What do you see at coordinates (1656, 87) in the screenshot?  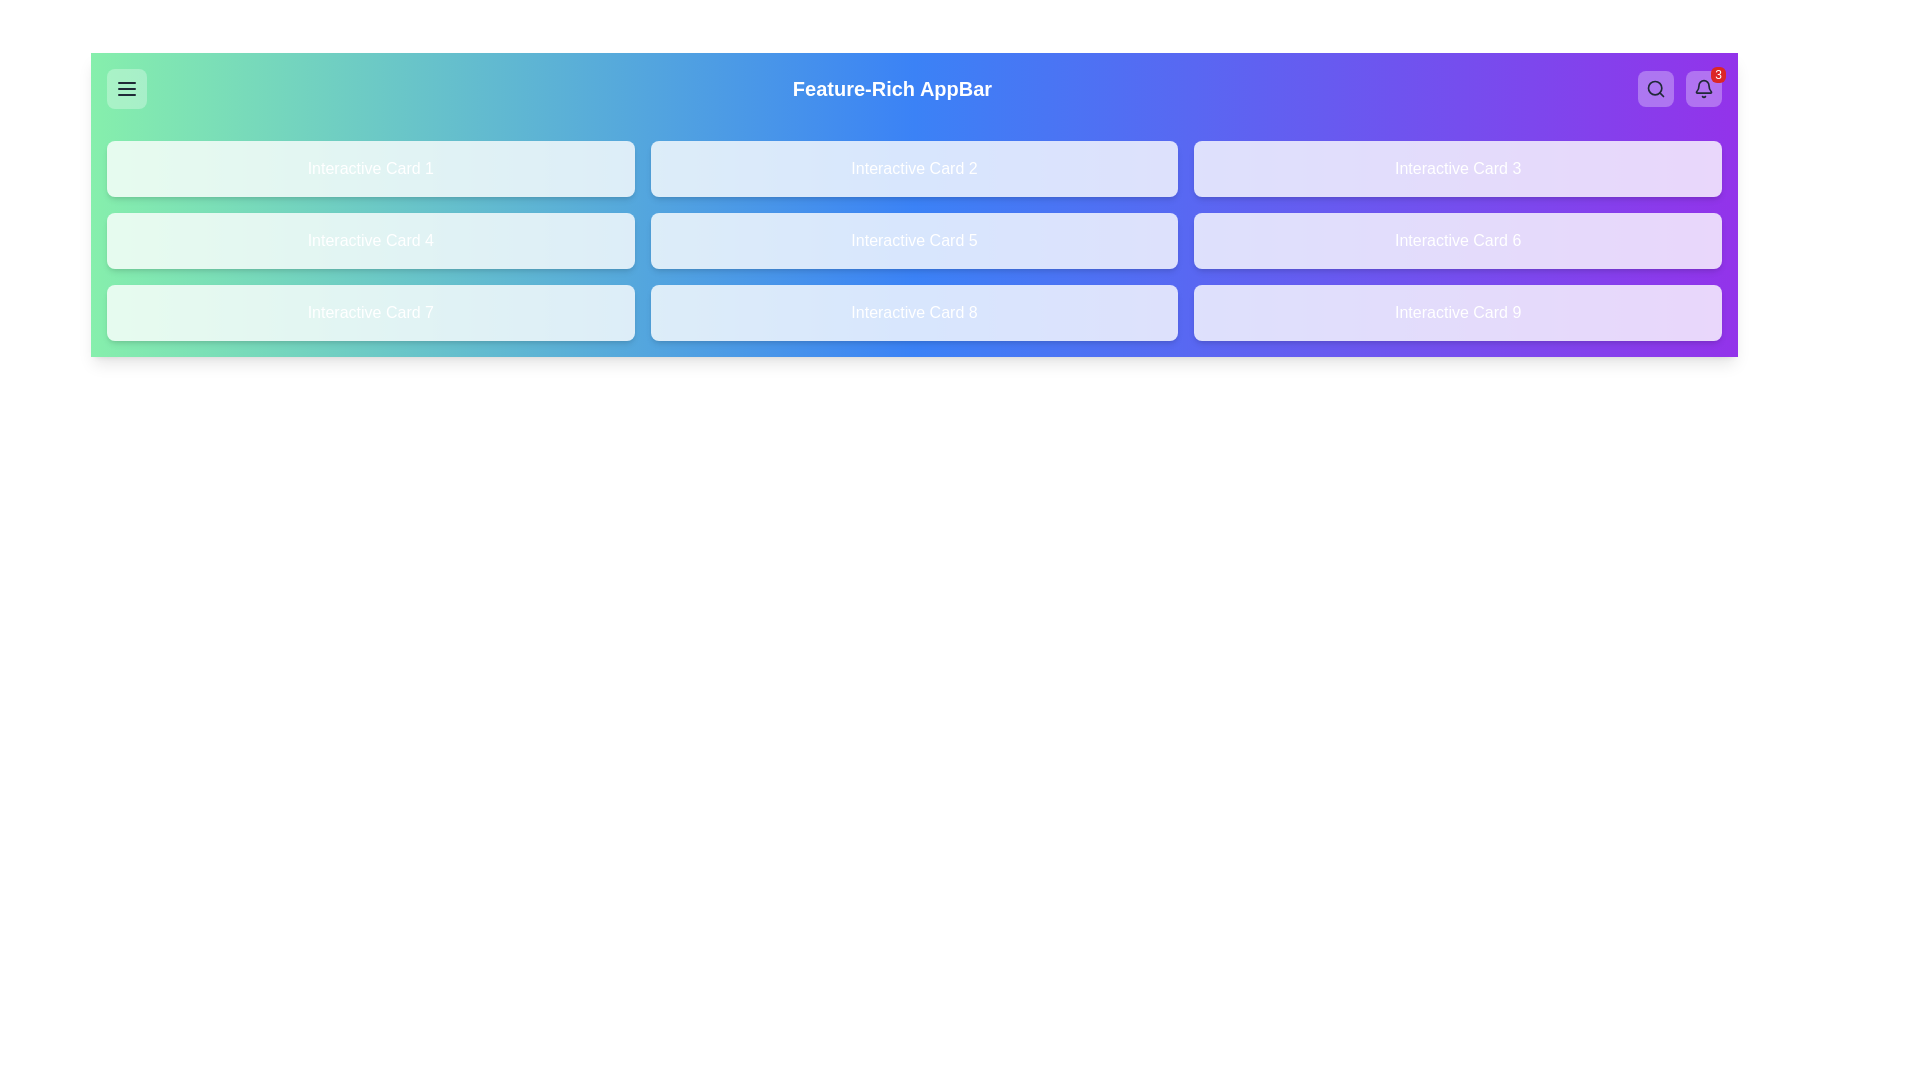 I see `the search button to observe its hover effect` at bounding box center [1656, 87].